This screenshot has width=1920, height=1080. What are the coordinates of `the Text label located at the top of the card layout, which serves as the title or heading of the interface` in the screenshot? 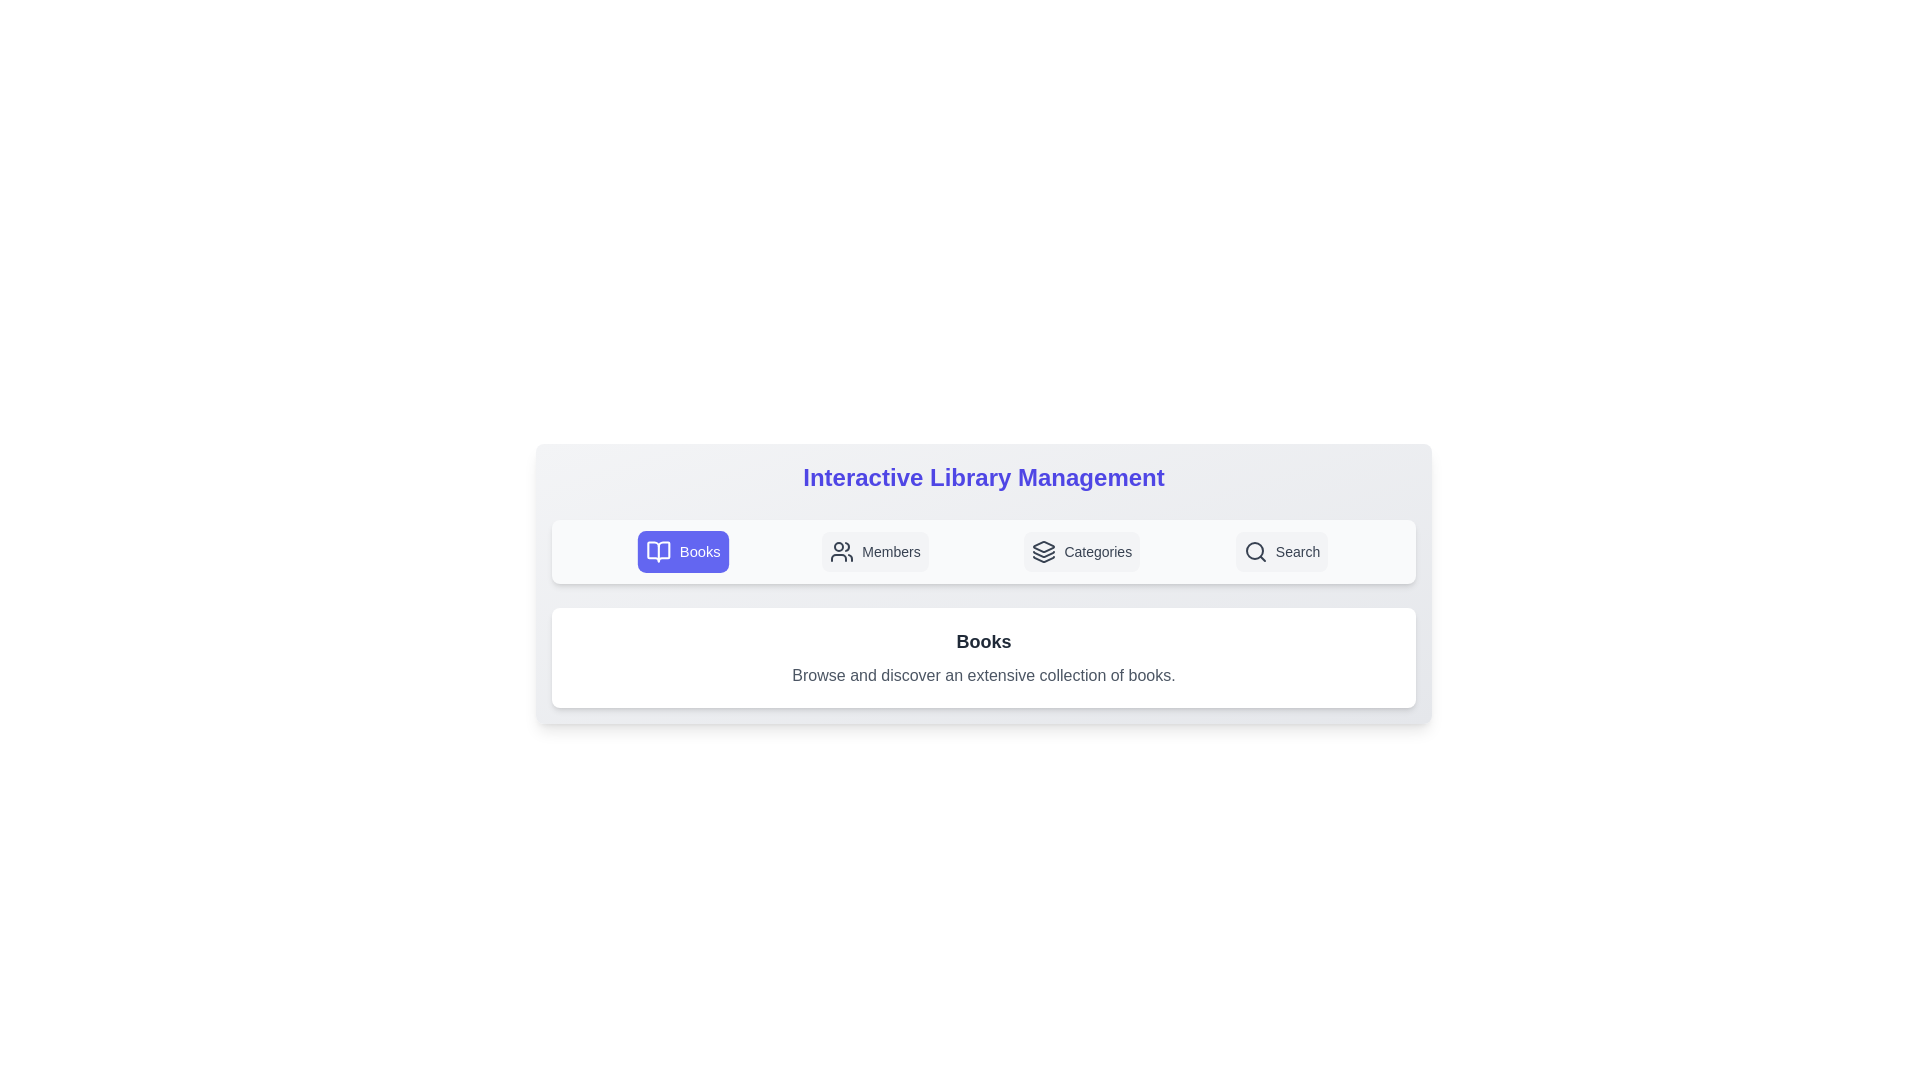 It's located at (983, 478).